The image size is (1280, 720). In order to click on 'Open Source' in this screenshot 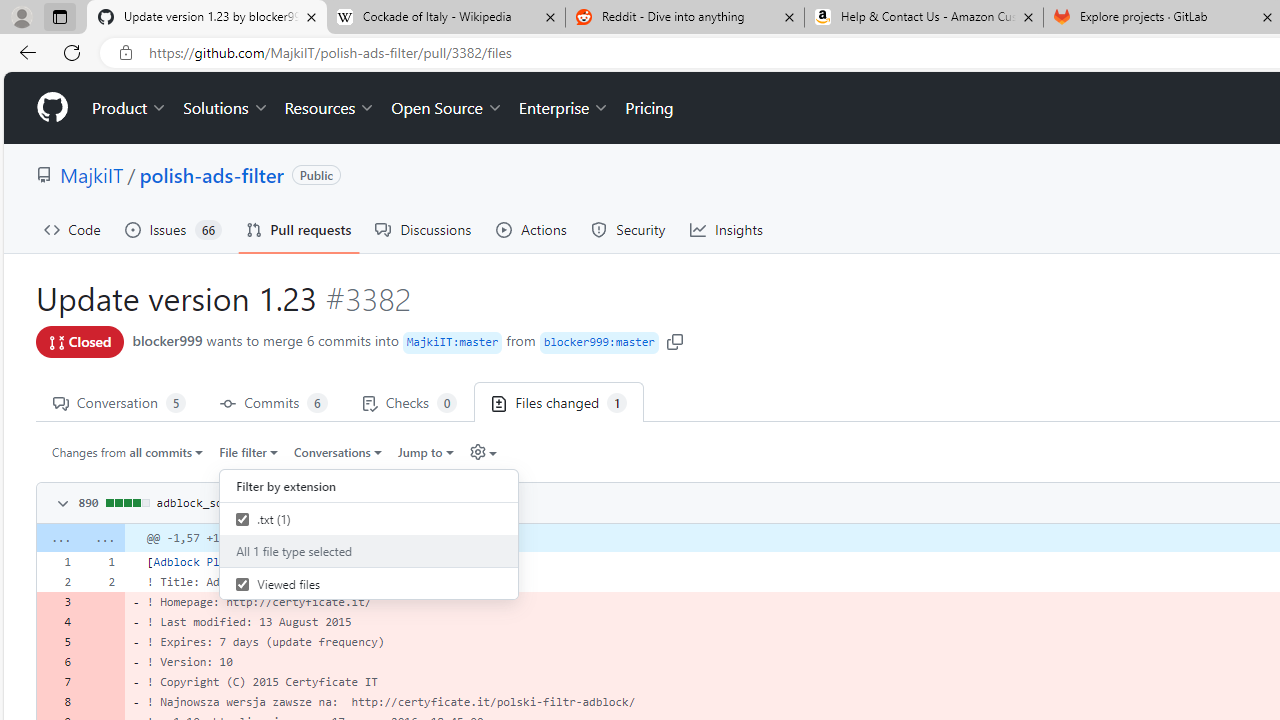, I will do `click(445, 108)`.